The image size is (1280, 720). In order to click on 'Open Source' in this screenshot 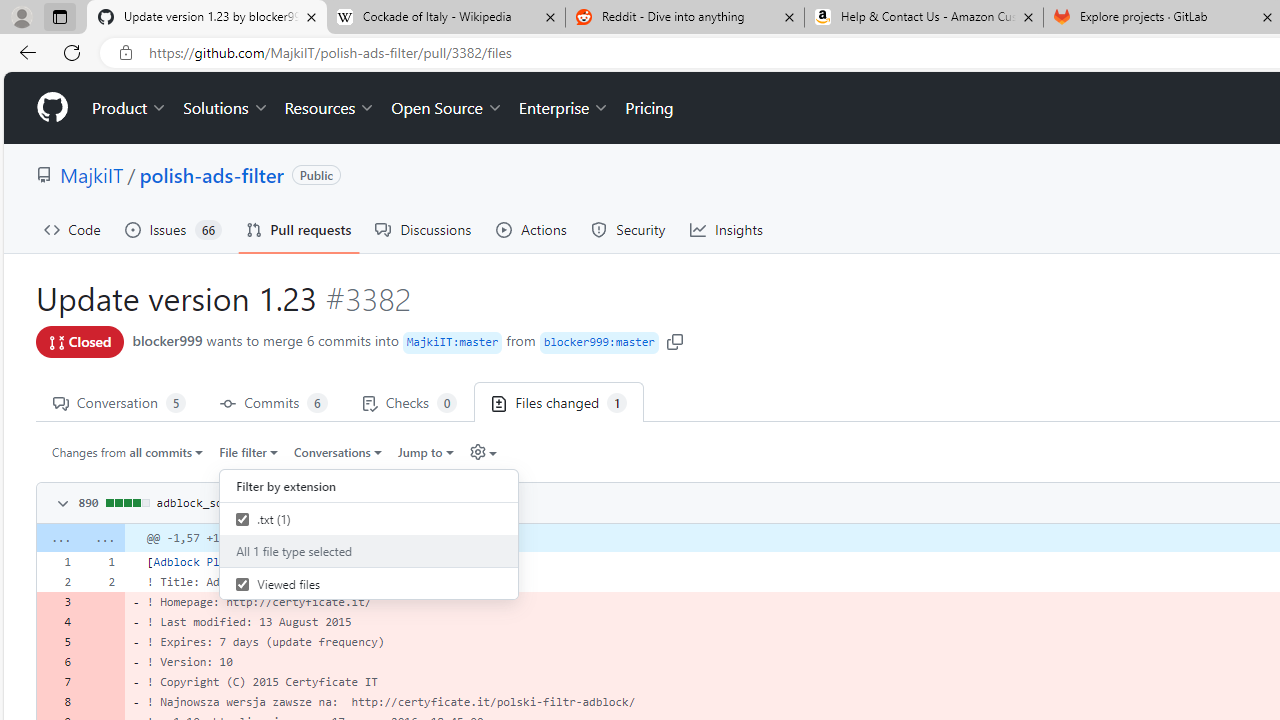, I will do `click(445, 108)`.